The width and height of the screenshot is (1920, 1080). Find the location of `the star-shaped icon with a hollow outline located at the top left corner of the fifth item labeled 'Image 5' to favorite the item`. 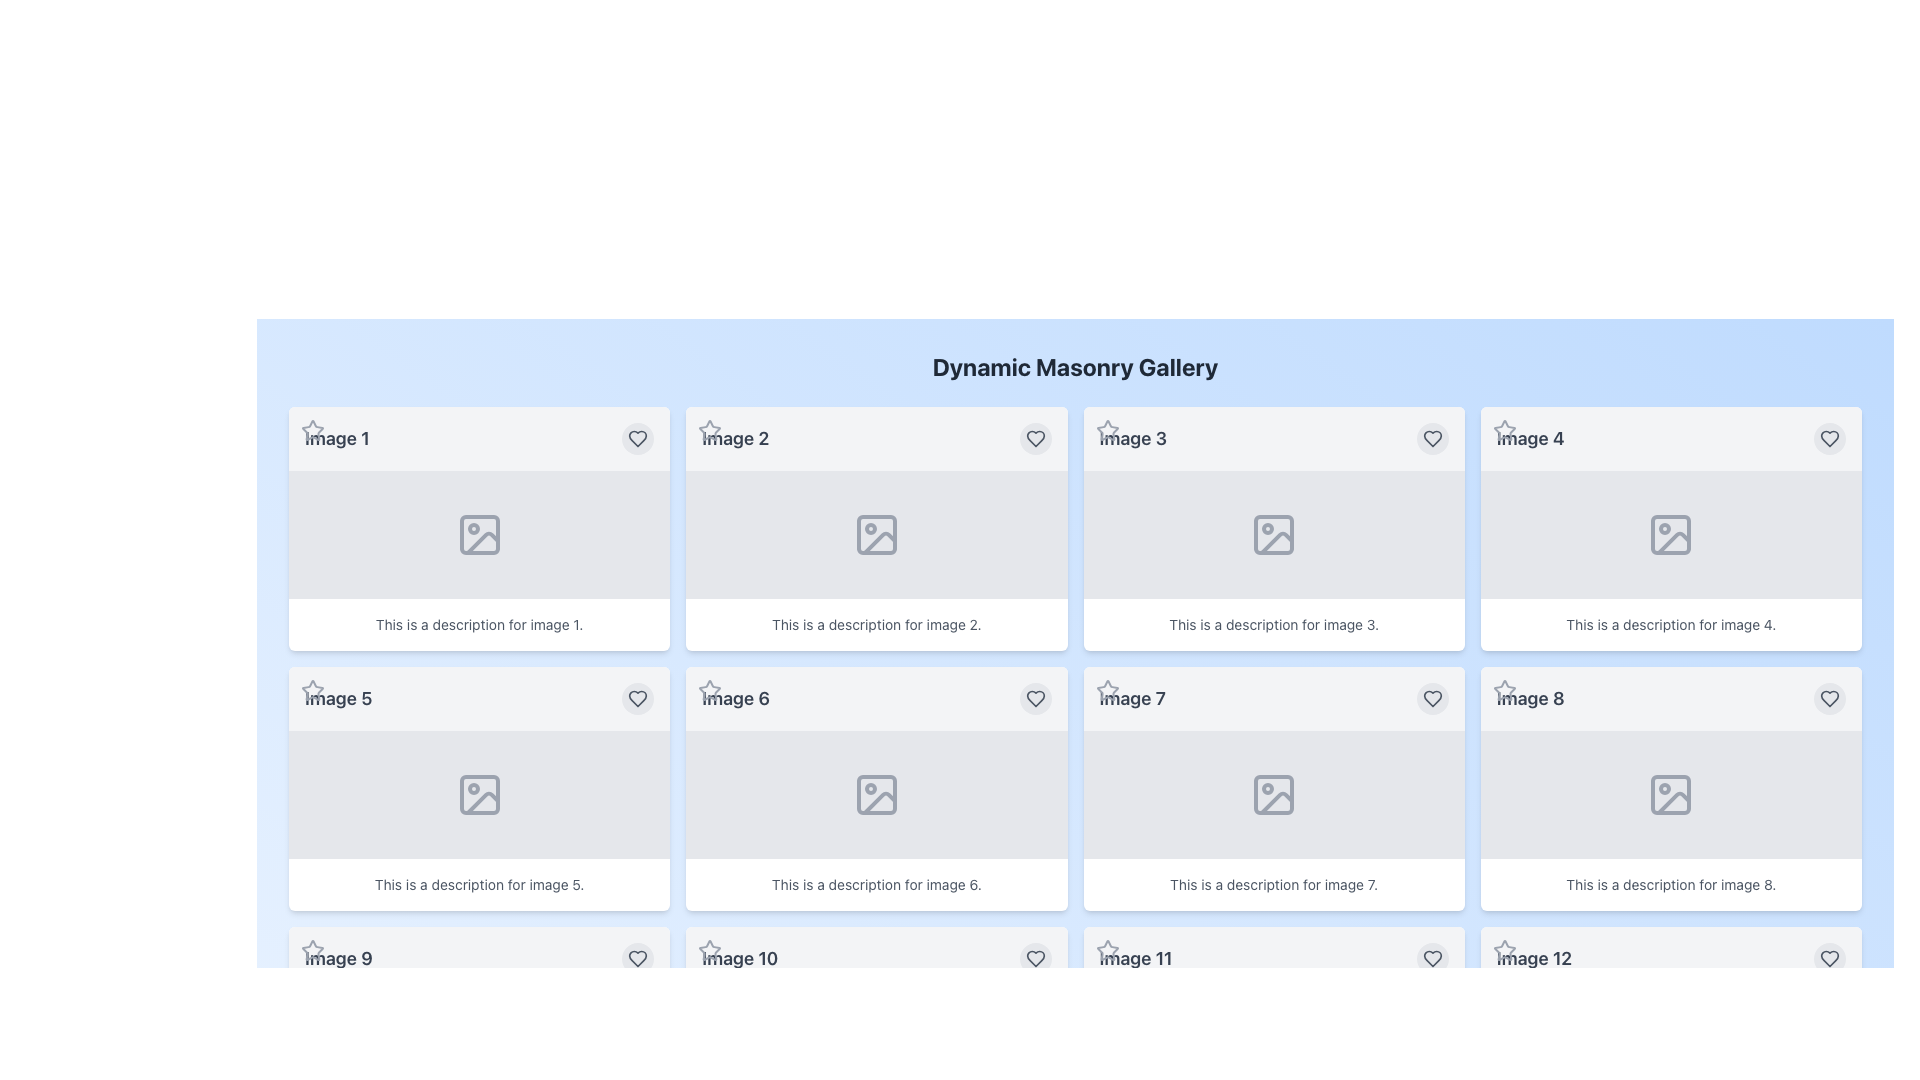

the star-shaped icon with a hollow outline located at the top left corner of the fifth item labeled 'Image 5' to favorite the item is located at coordinates (311, 689).